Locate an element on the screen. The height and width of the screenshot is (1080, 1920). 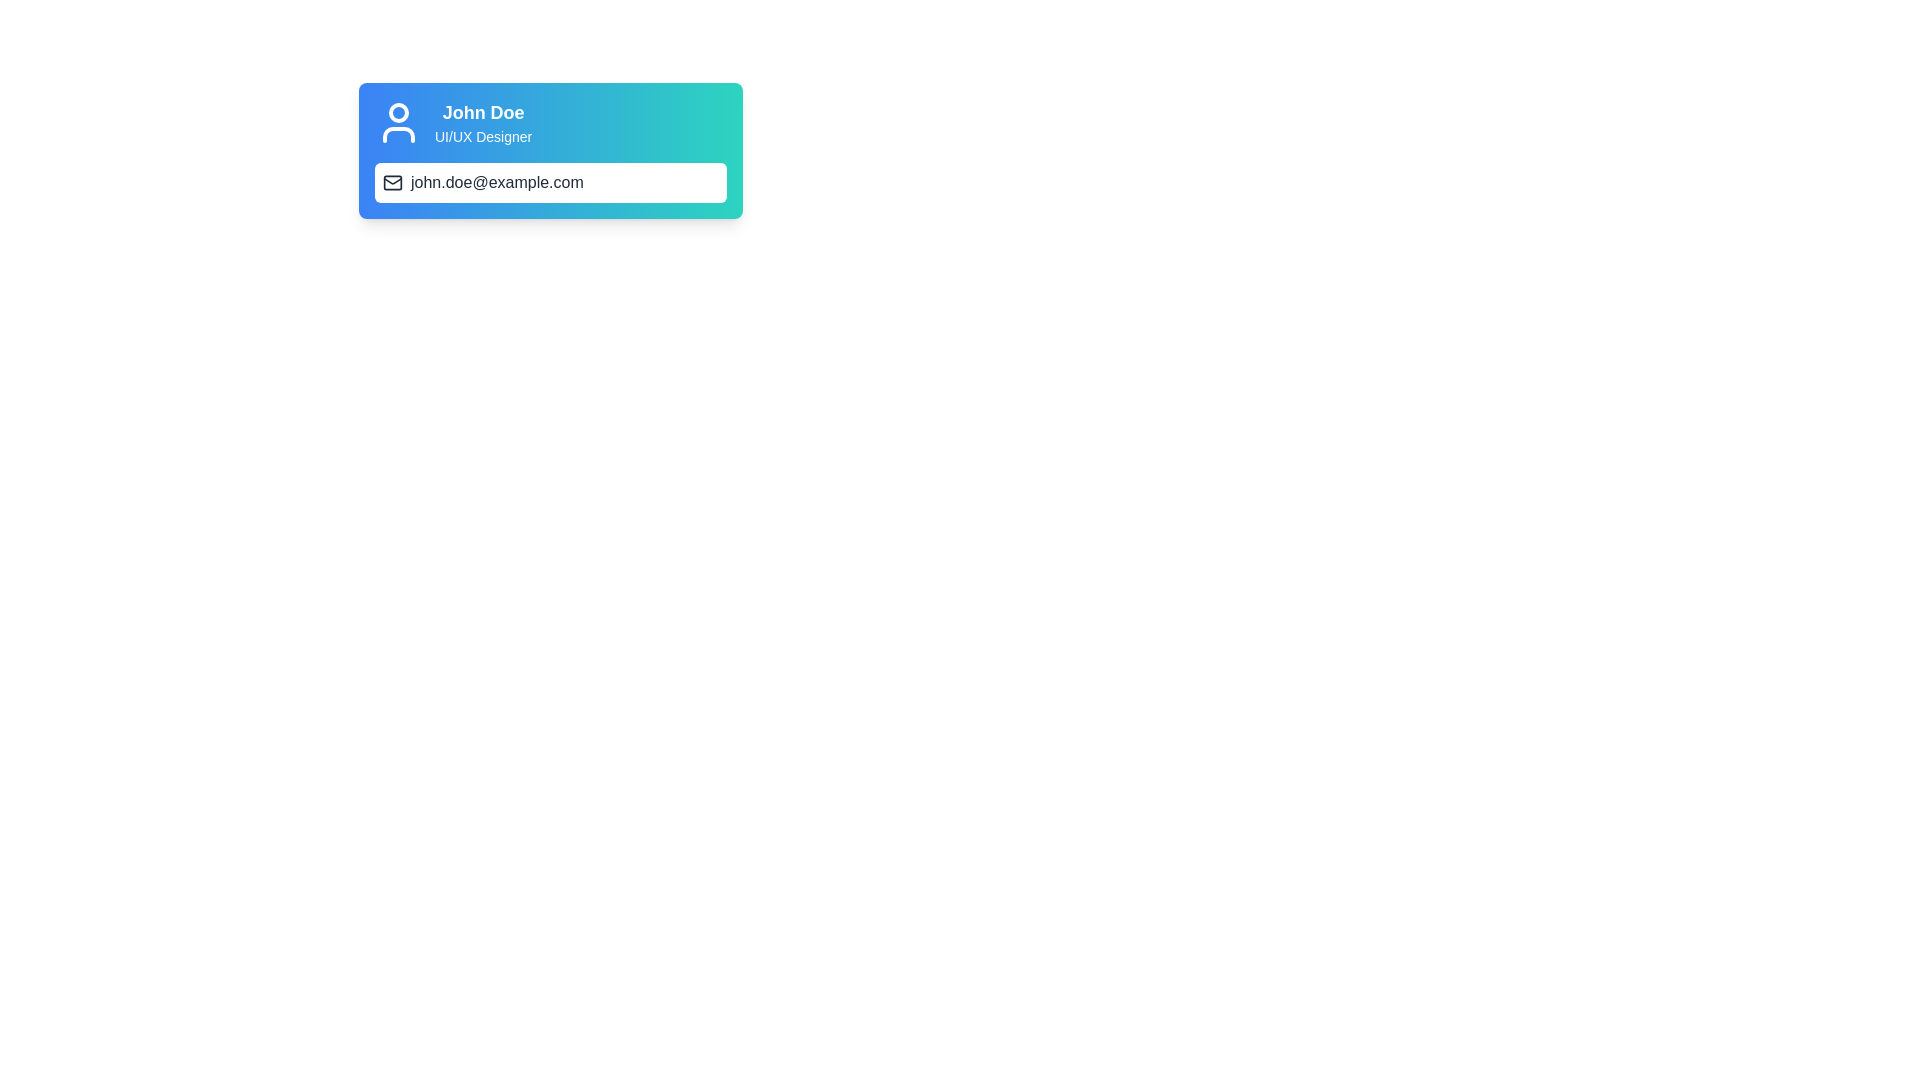
the text displaying the name 'John Doe' is located at coordinates (483, 112).